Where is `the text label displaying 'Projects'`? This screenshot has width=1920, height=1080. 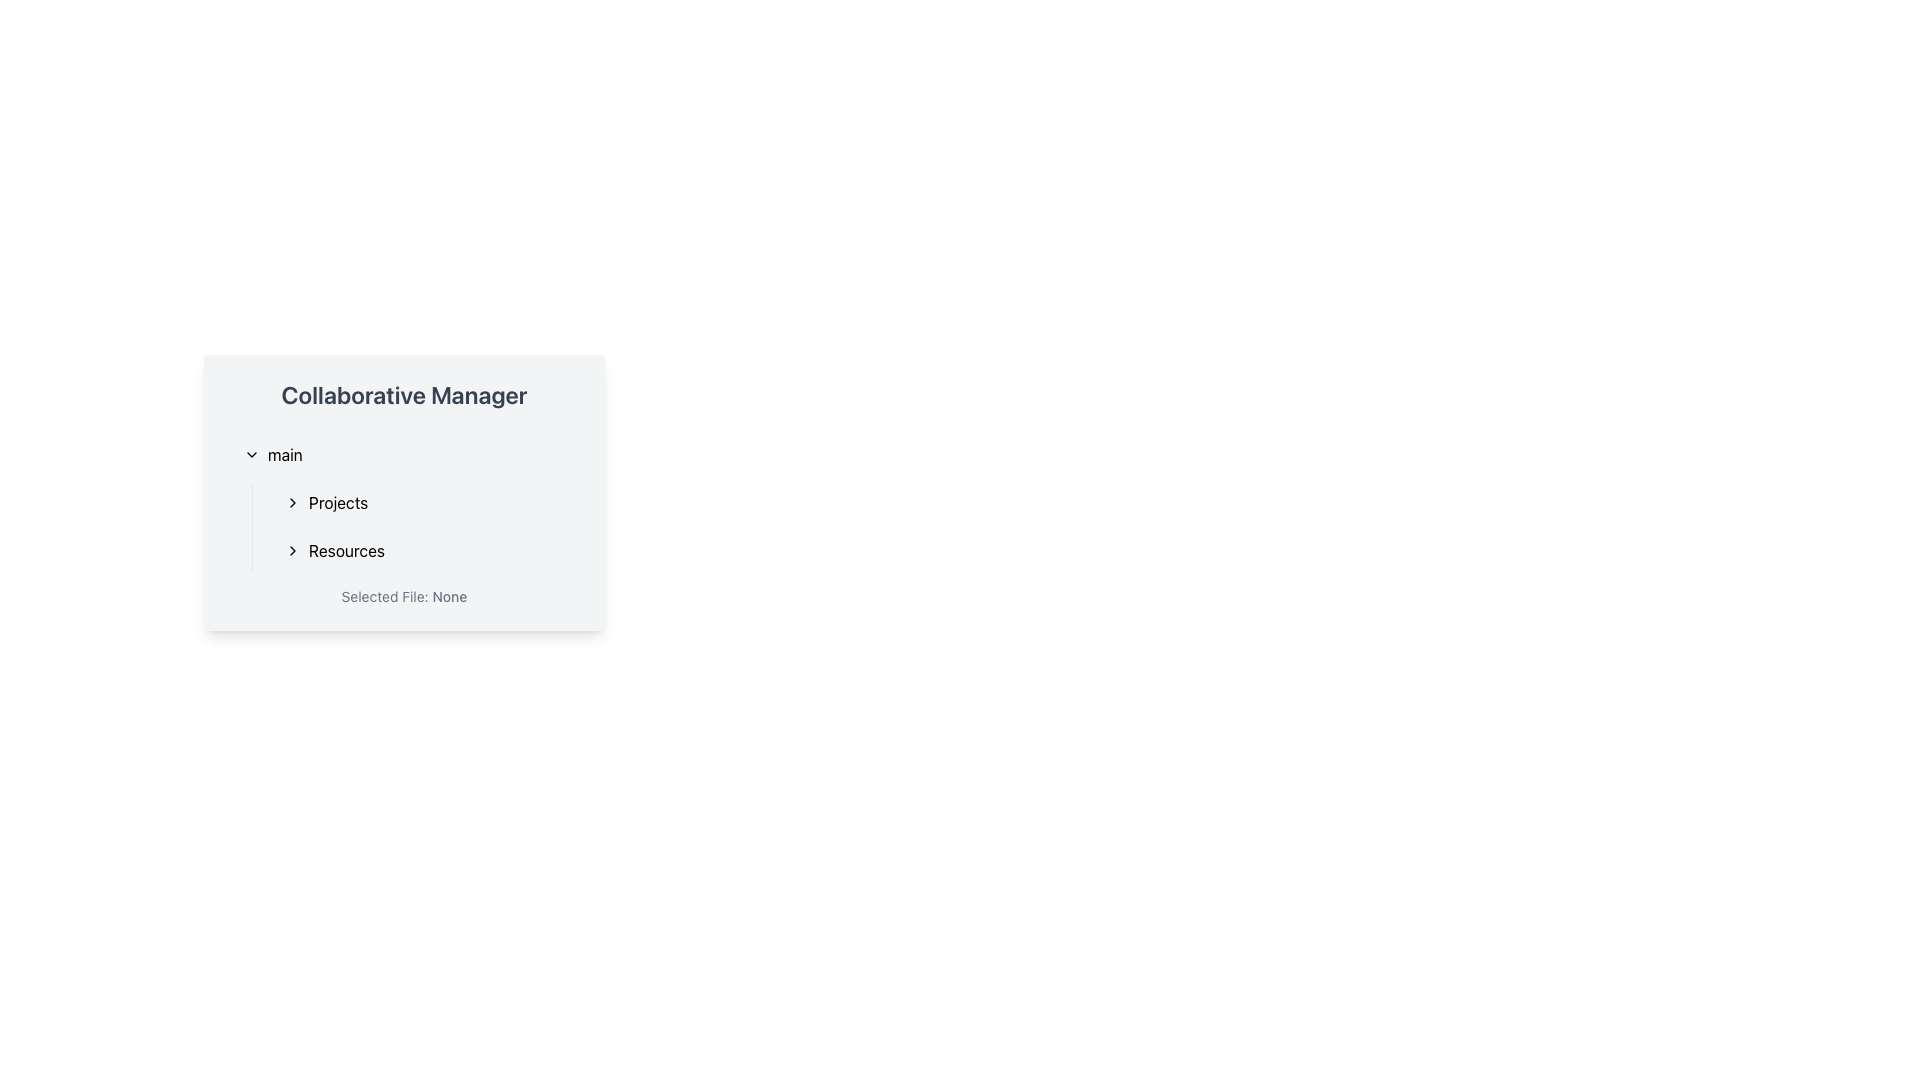 the text label displaying 'Projects' is located at coordinates (338, 501).